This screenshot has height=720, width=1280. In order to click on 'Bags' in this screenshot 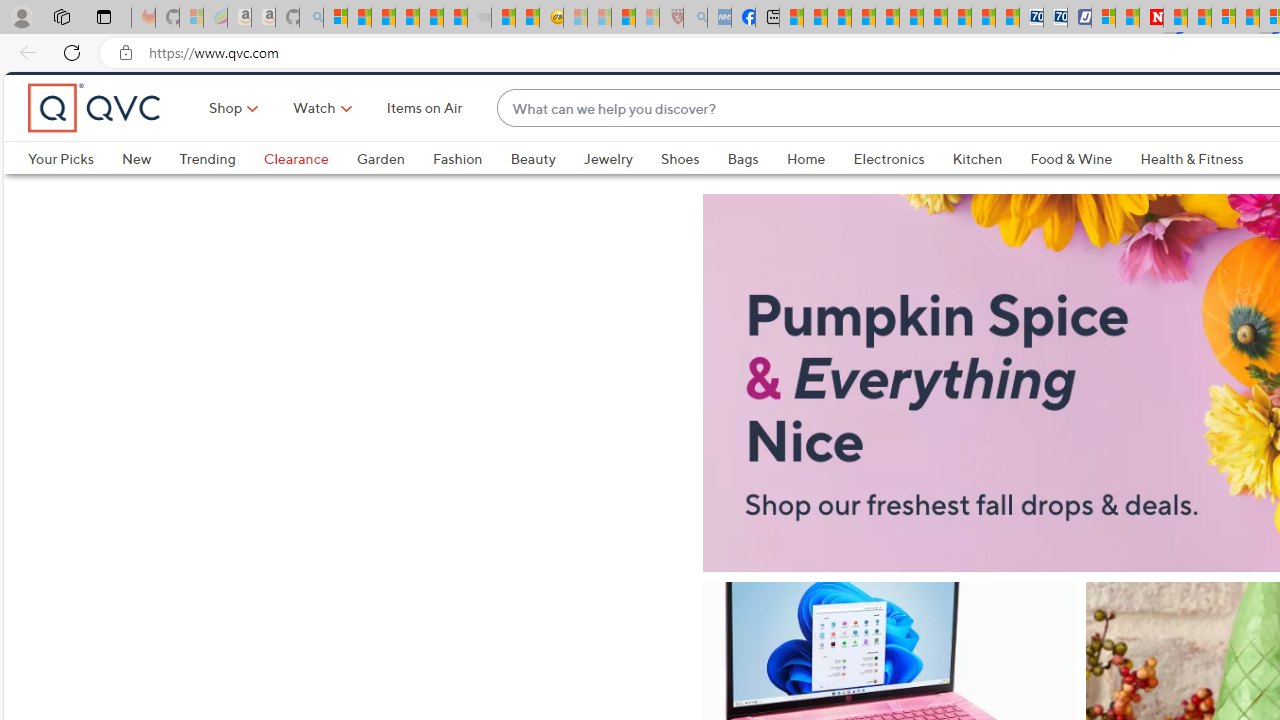, I will do `click(756, 192)`.